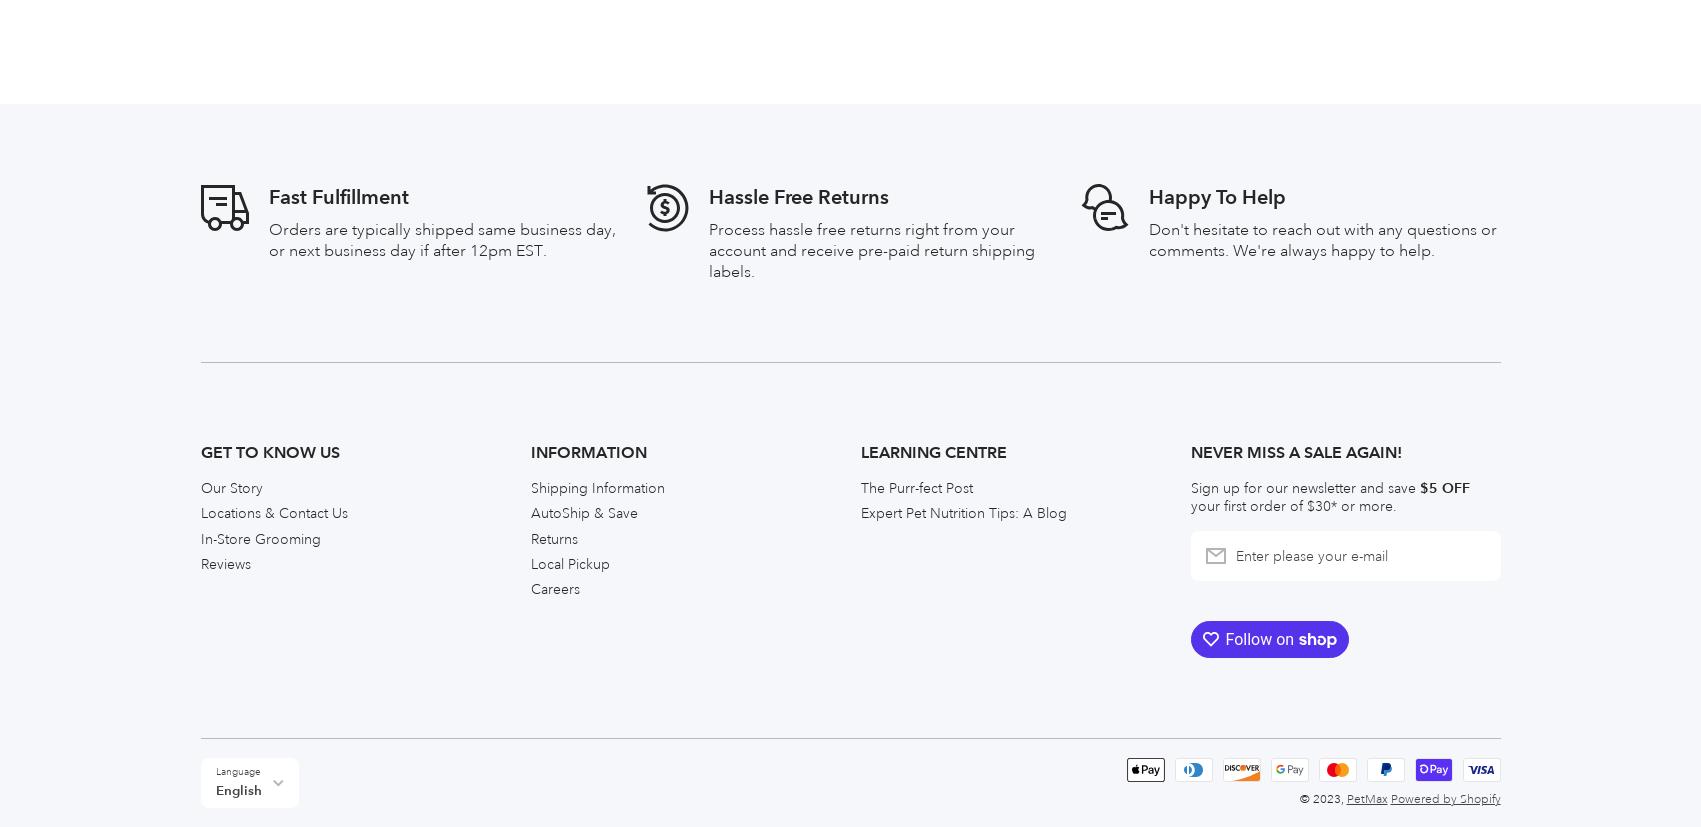  Describe the element at coordinates (229, 36) in the screenshot. I see `'Our Story'` at that location.